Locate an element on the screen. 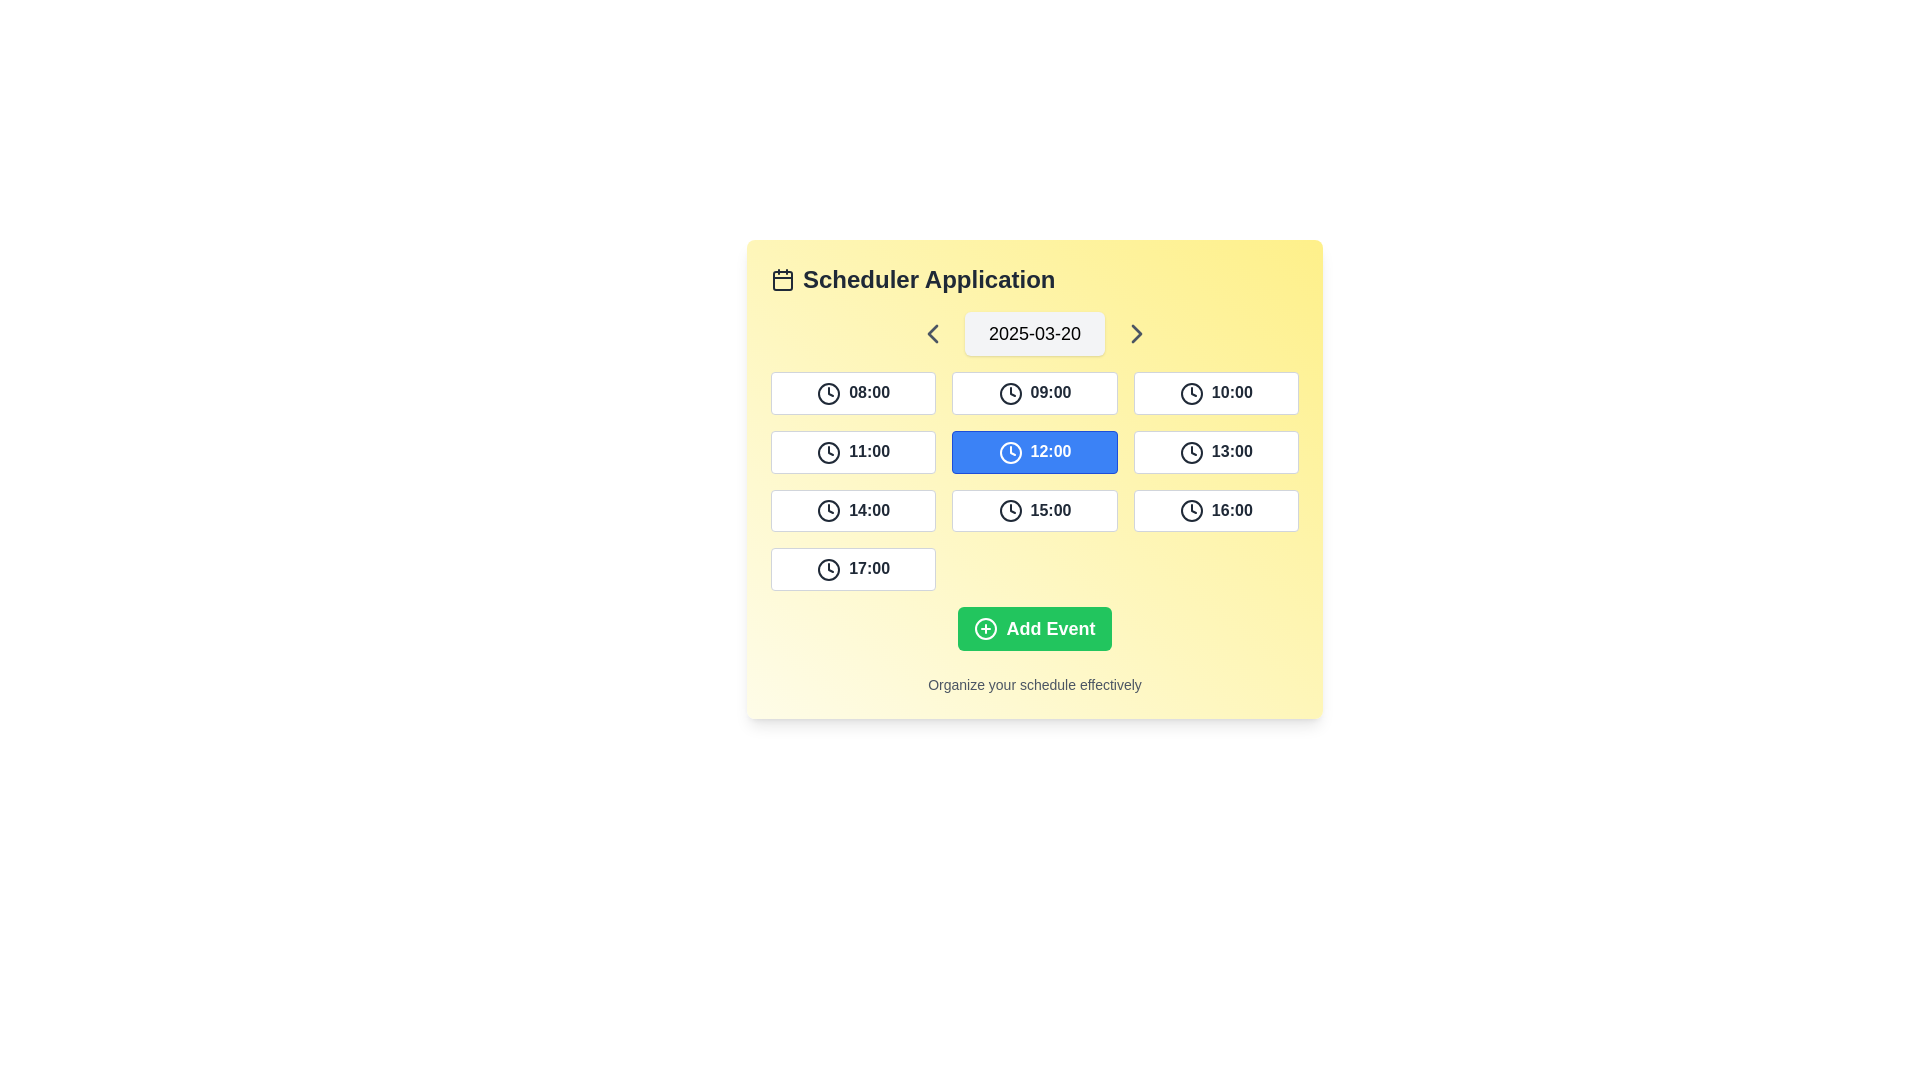 This screenshot has width=1920, height=1080. the chevron icon-button for navigation located to the left of the date display field is located at coordinates (931, 333).